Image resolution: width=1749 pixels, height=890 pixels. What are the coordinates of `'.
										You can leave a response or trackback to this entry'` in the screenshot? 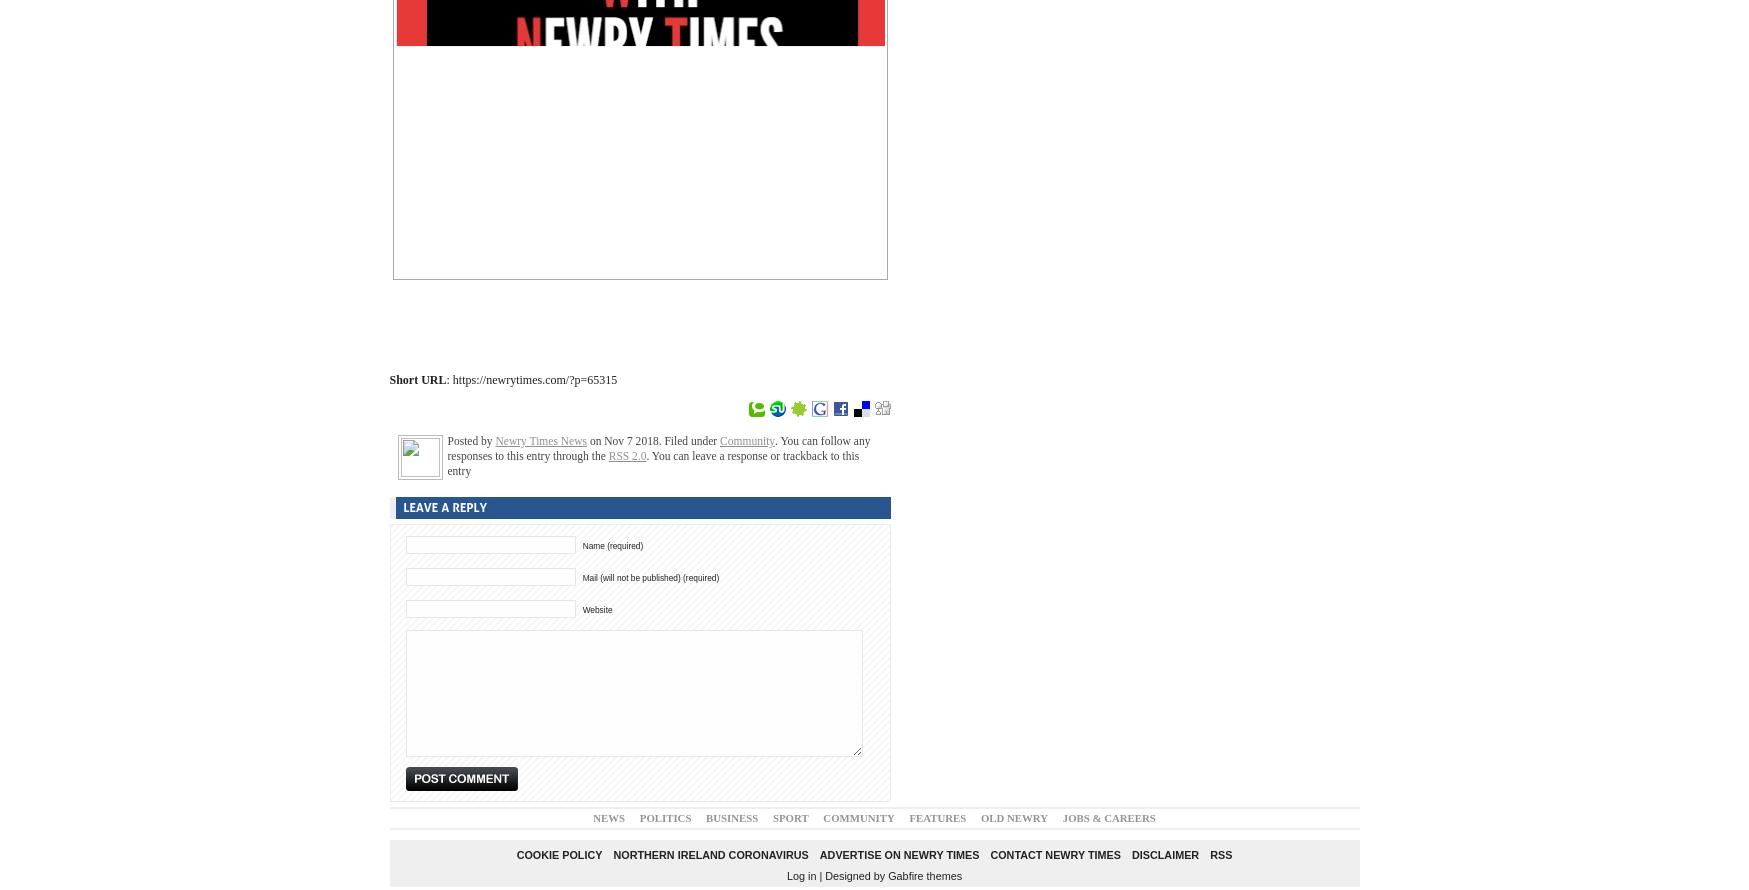 It's located at (653, 462).